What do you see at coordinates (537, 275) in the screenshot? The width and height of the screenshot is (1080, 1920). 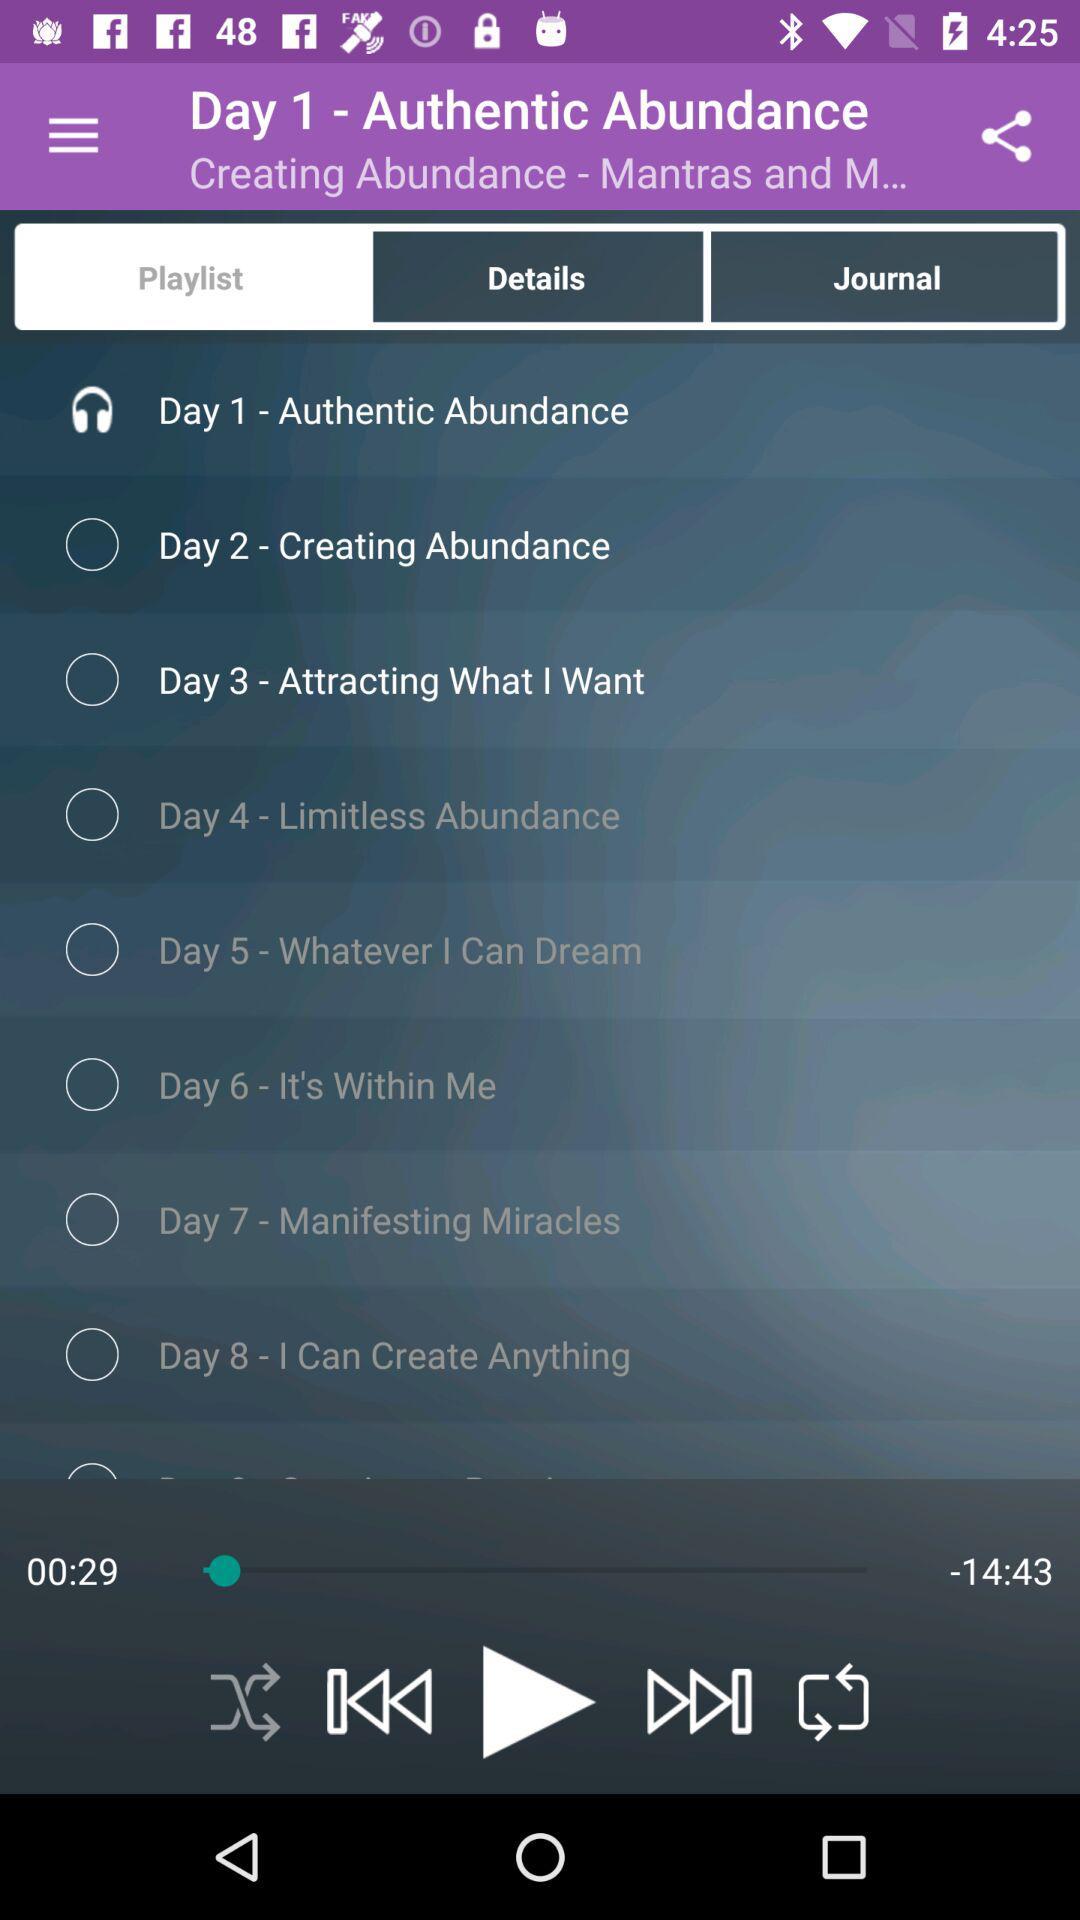 I see `item next to playlist icon` at bounding box center [537, 275].